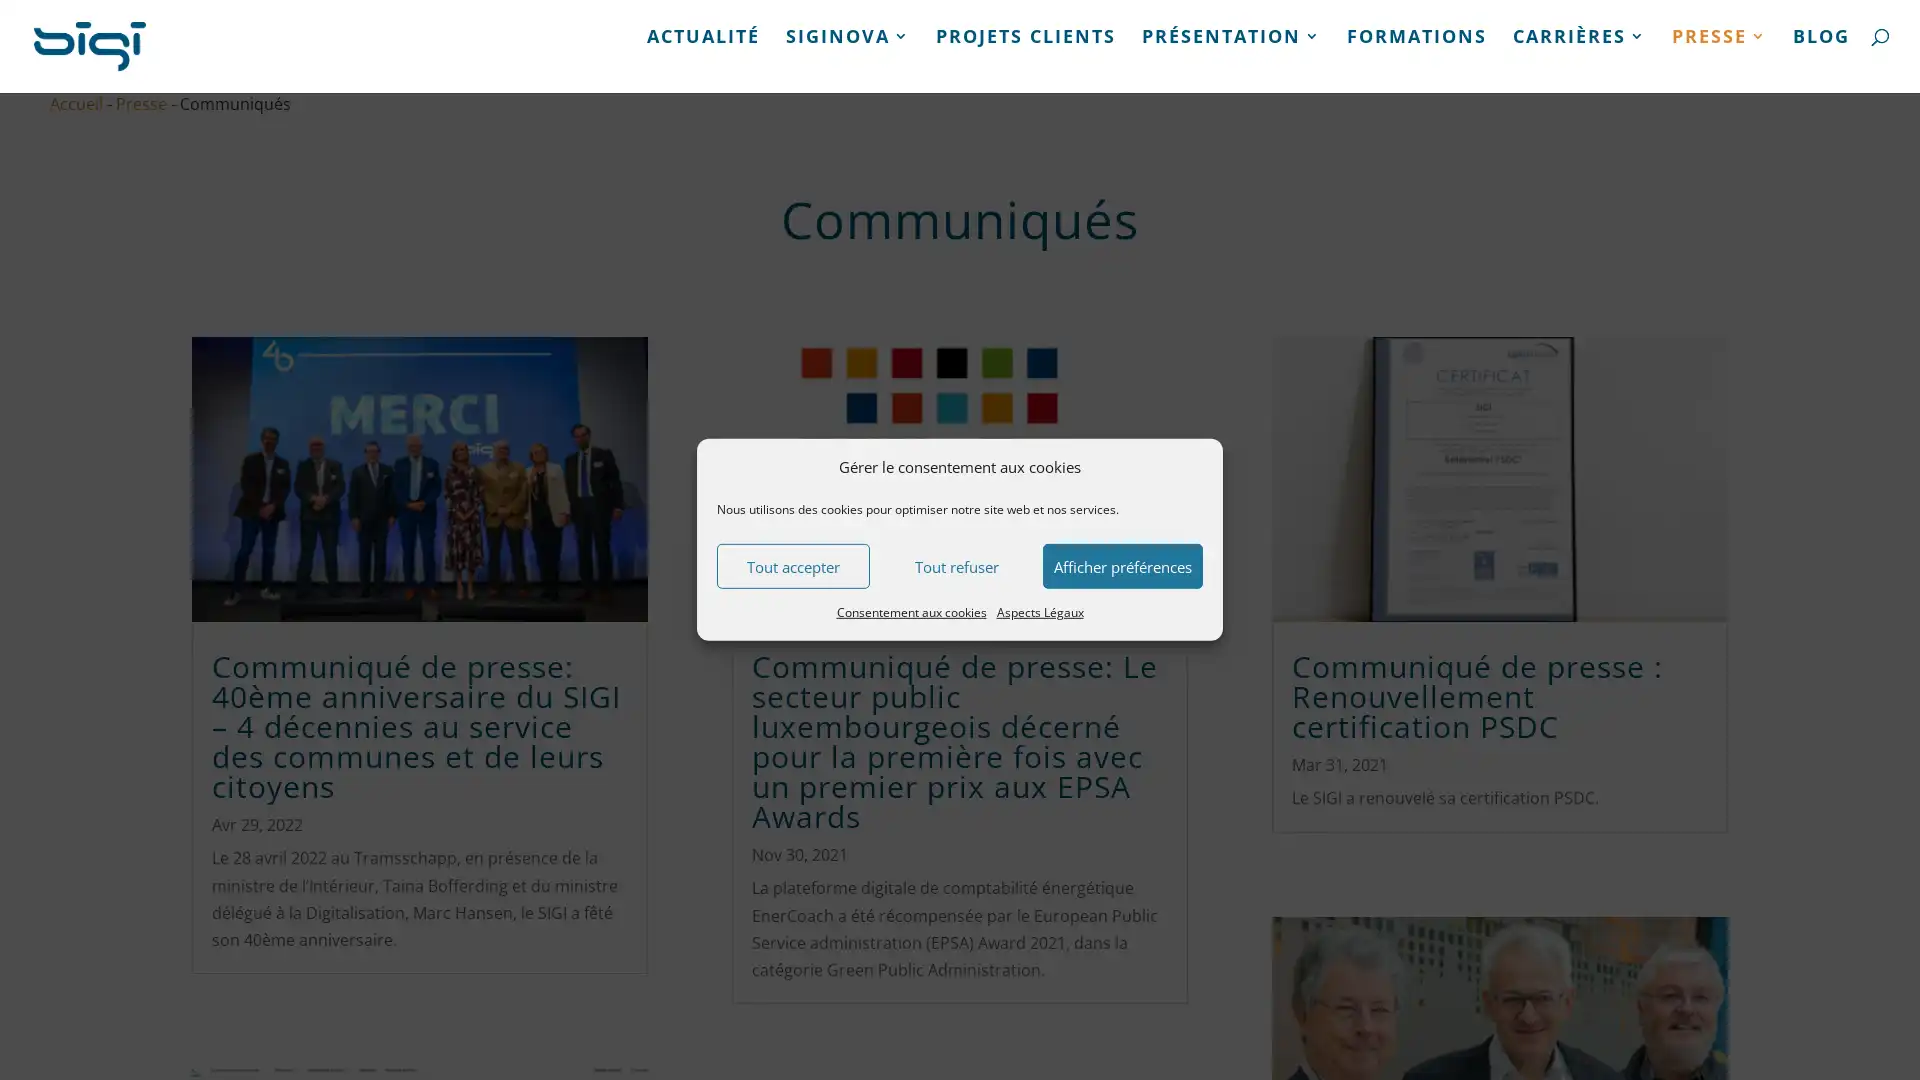 The width and height of the screenshot is (1920, 1080). I want to click on Tout accepter, so click(792, 566).